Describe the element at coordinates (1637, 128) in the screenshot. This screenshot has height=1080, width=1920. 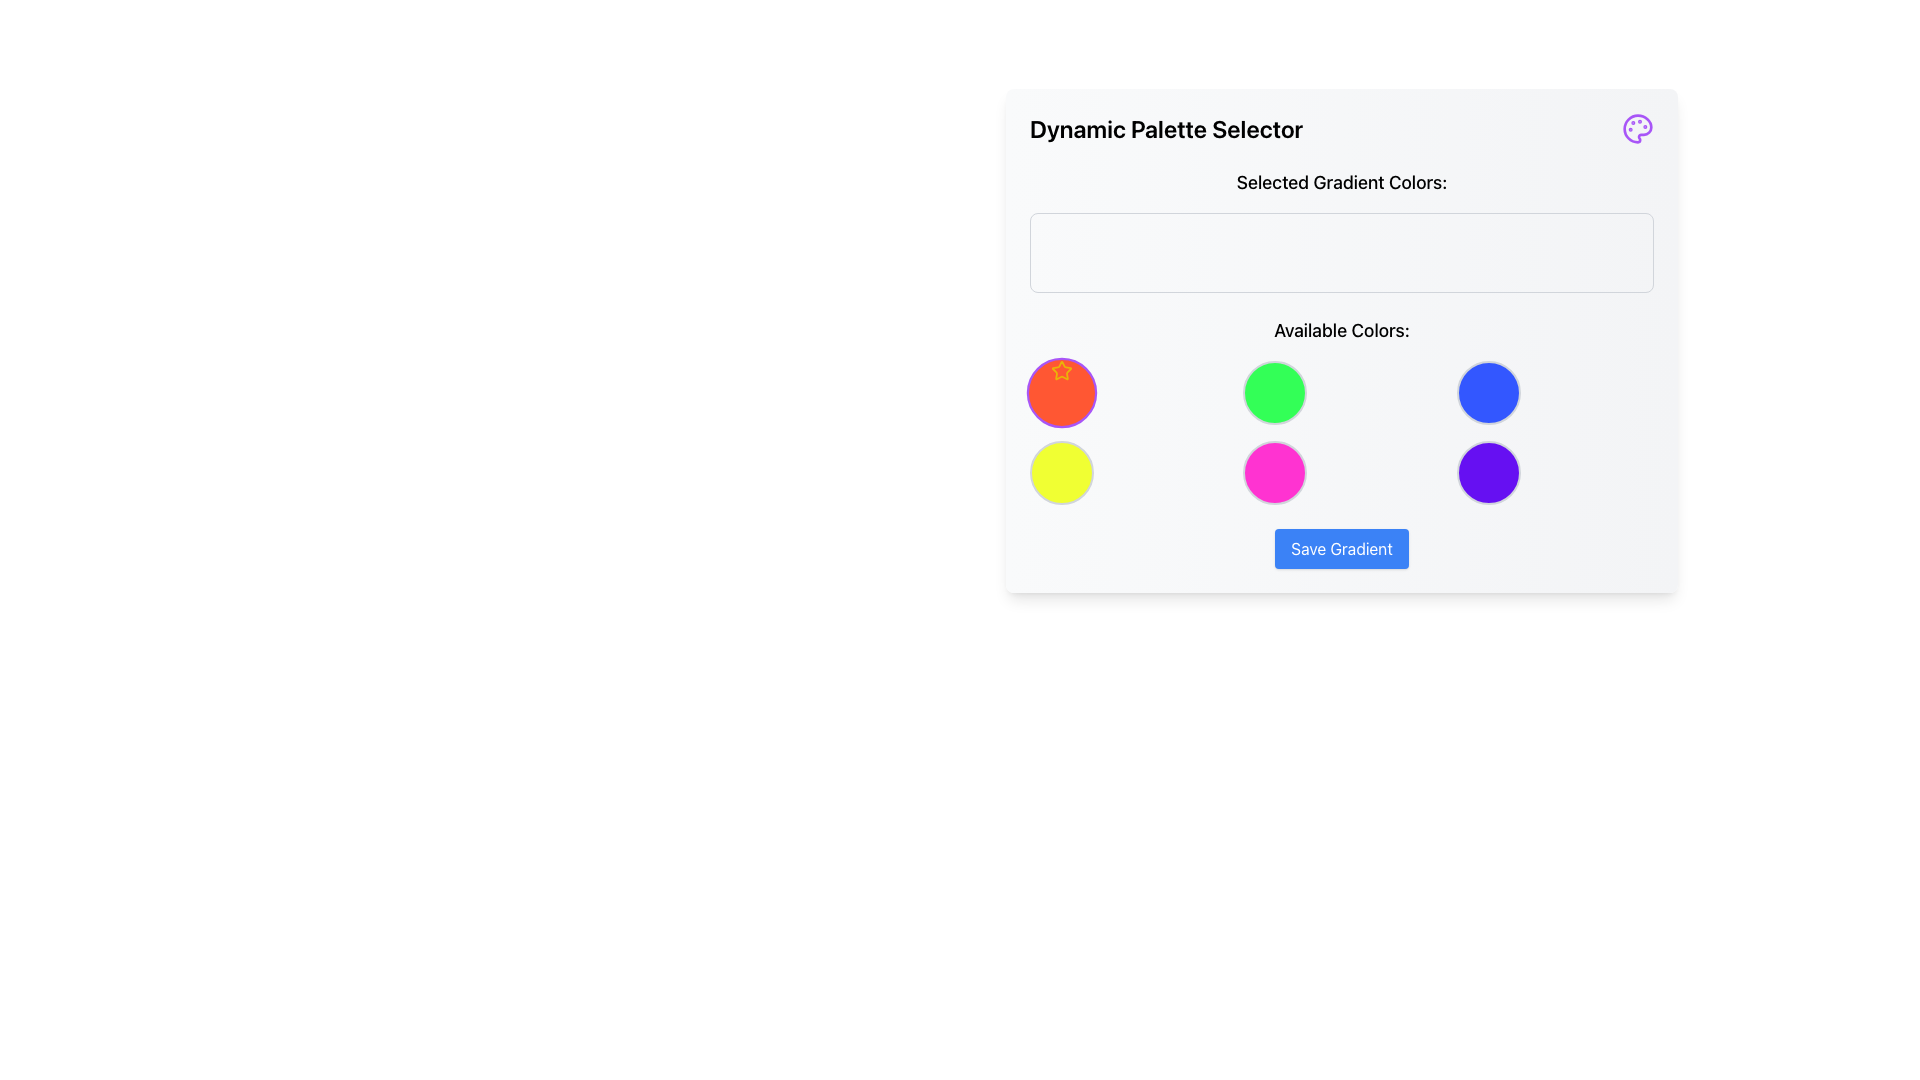
I see `the main body of the artist's palette icon, which is part of the colored palette in the 'Dynamic Palette Selector' section` at that location.